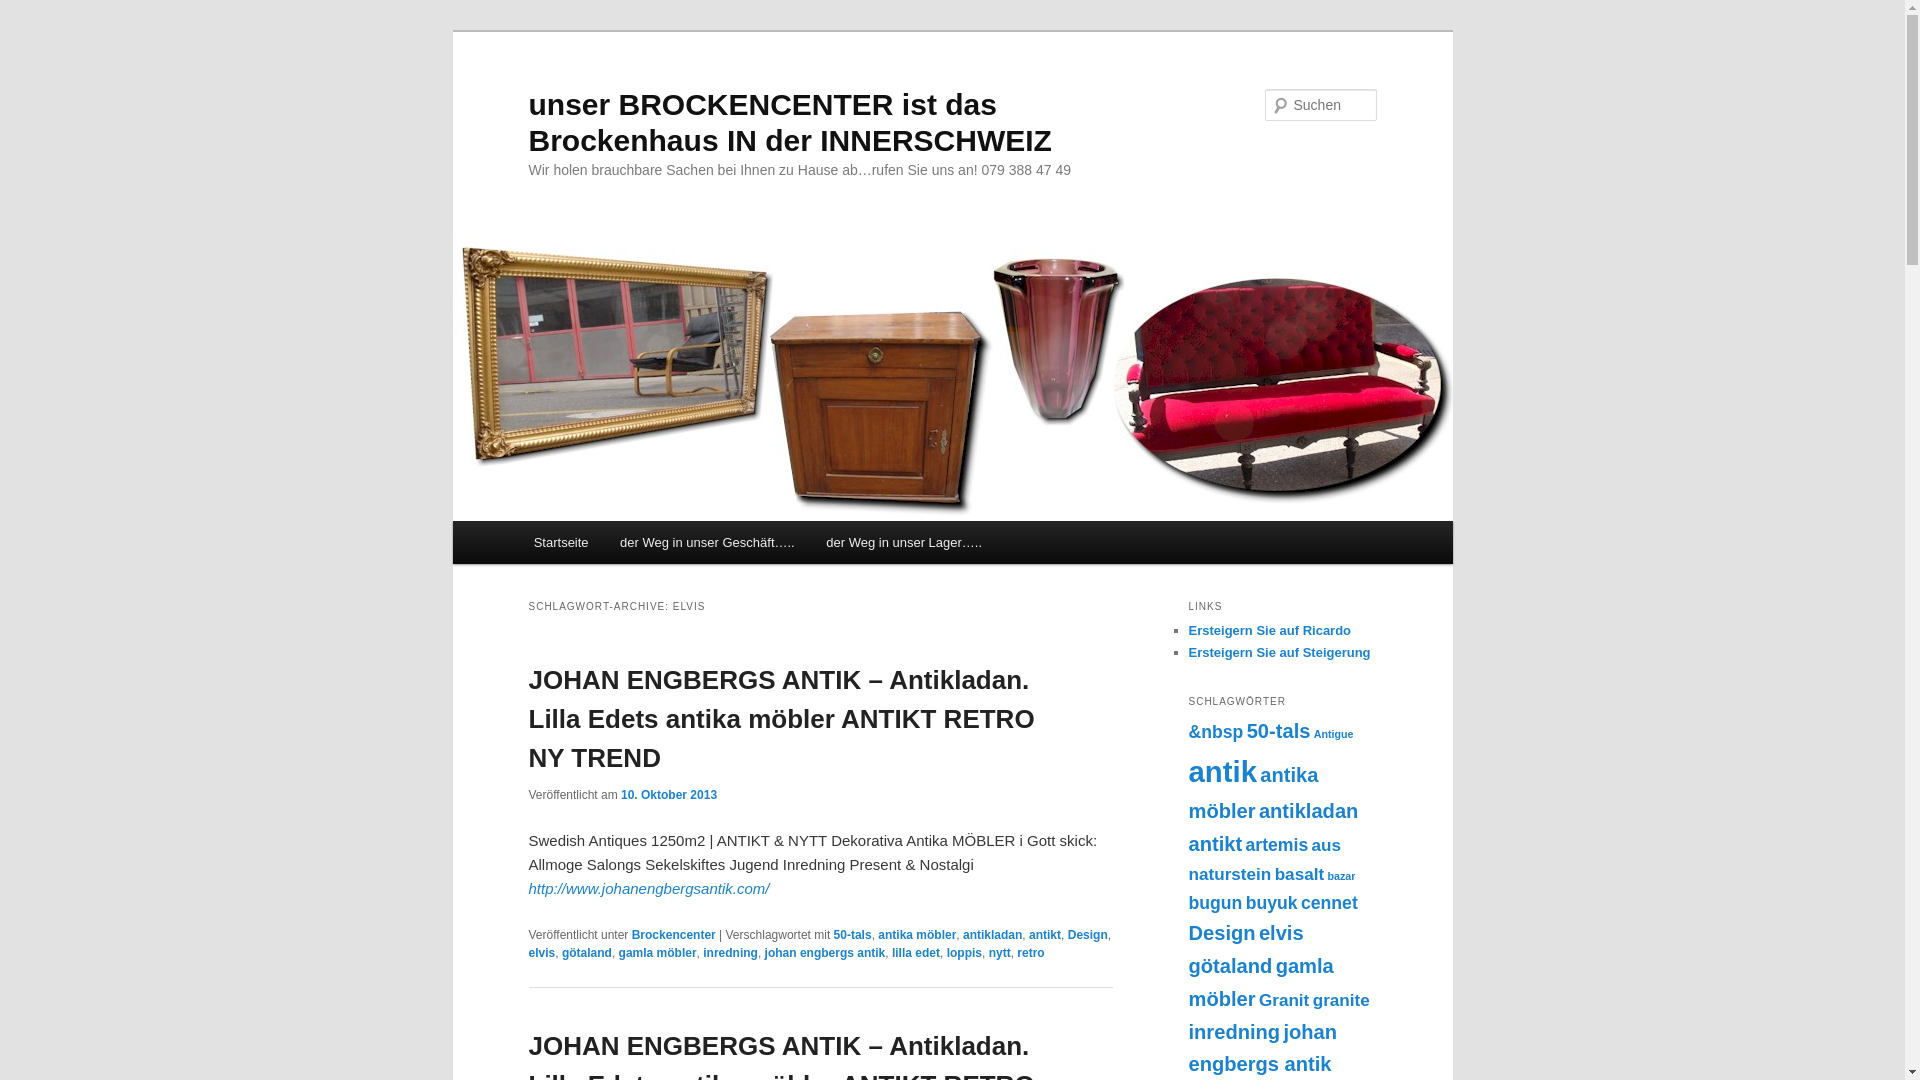 This screenshot has width=1920, height=1080. I want to click on 'antikladan', so click(992, 934).